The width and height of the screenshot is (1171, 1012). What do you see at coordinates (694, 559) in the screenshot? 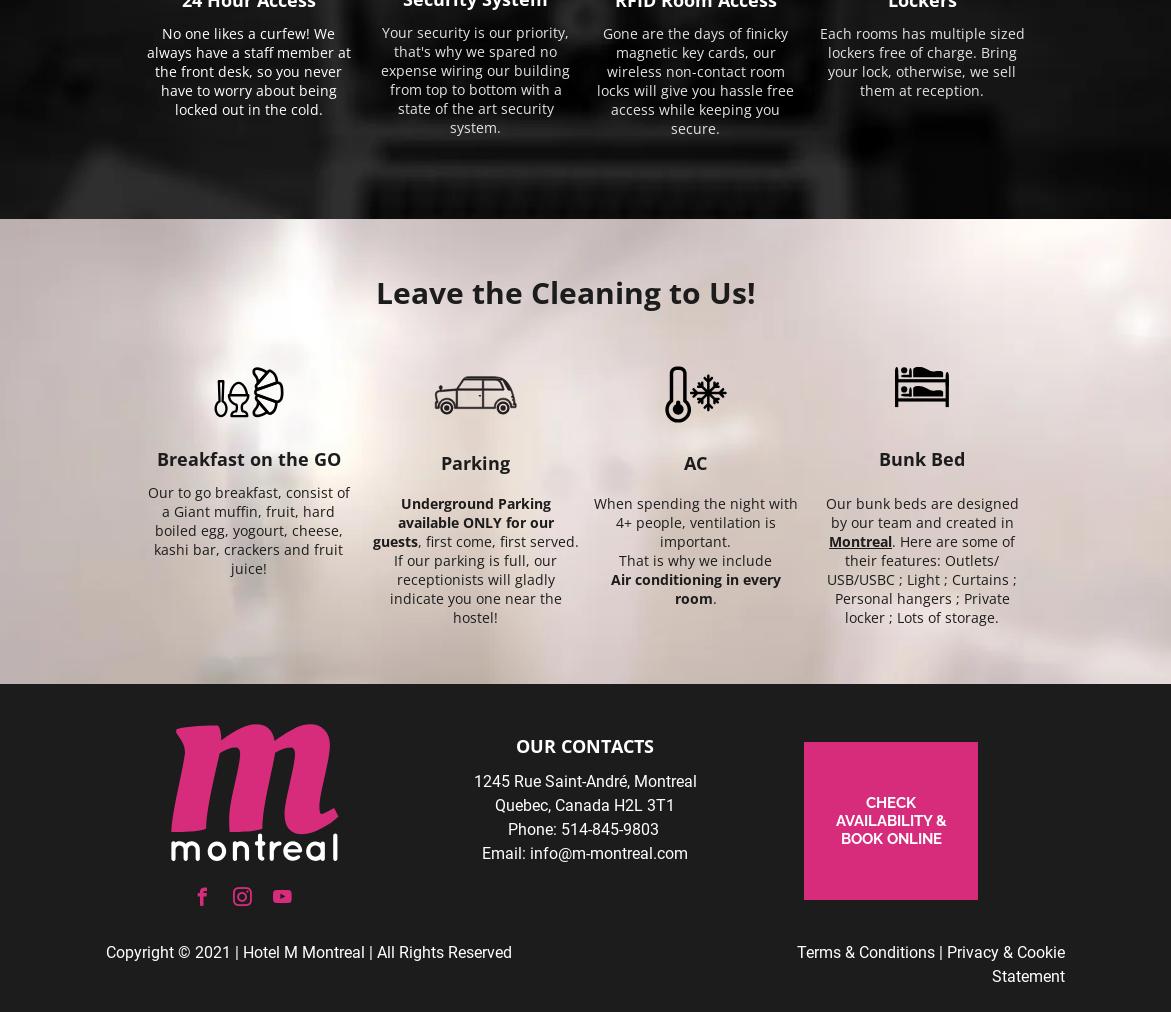
I see `'That is why we include'` at bounding box center [694, 559].